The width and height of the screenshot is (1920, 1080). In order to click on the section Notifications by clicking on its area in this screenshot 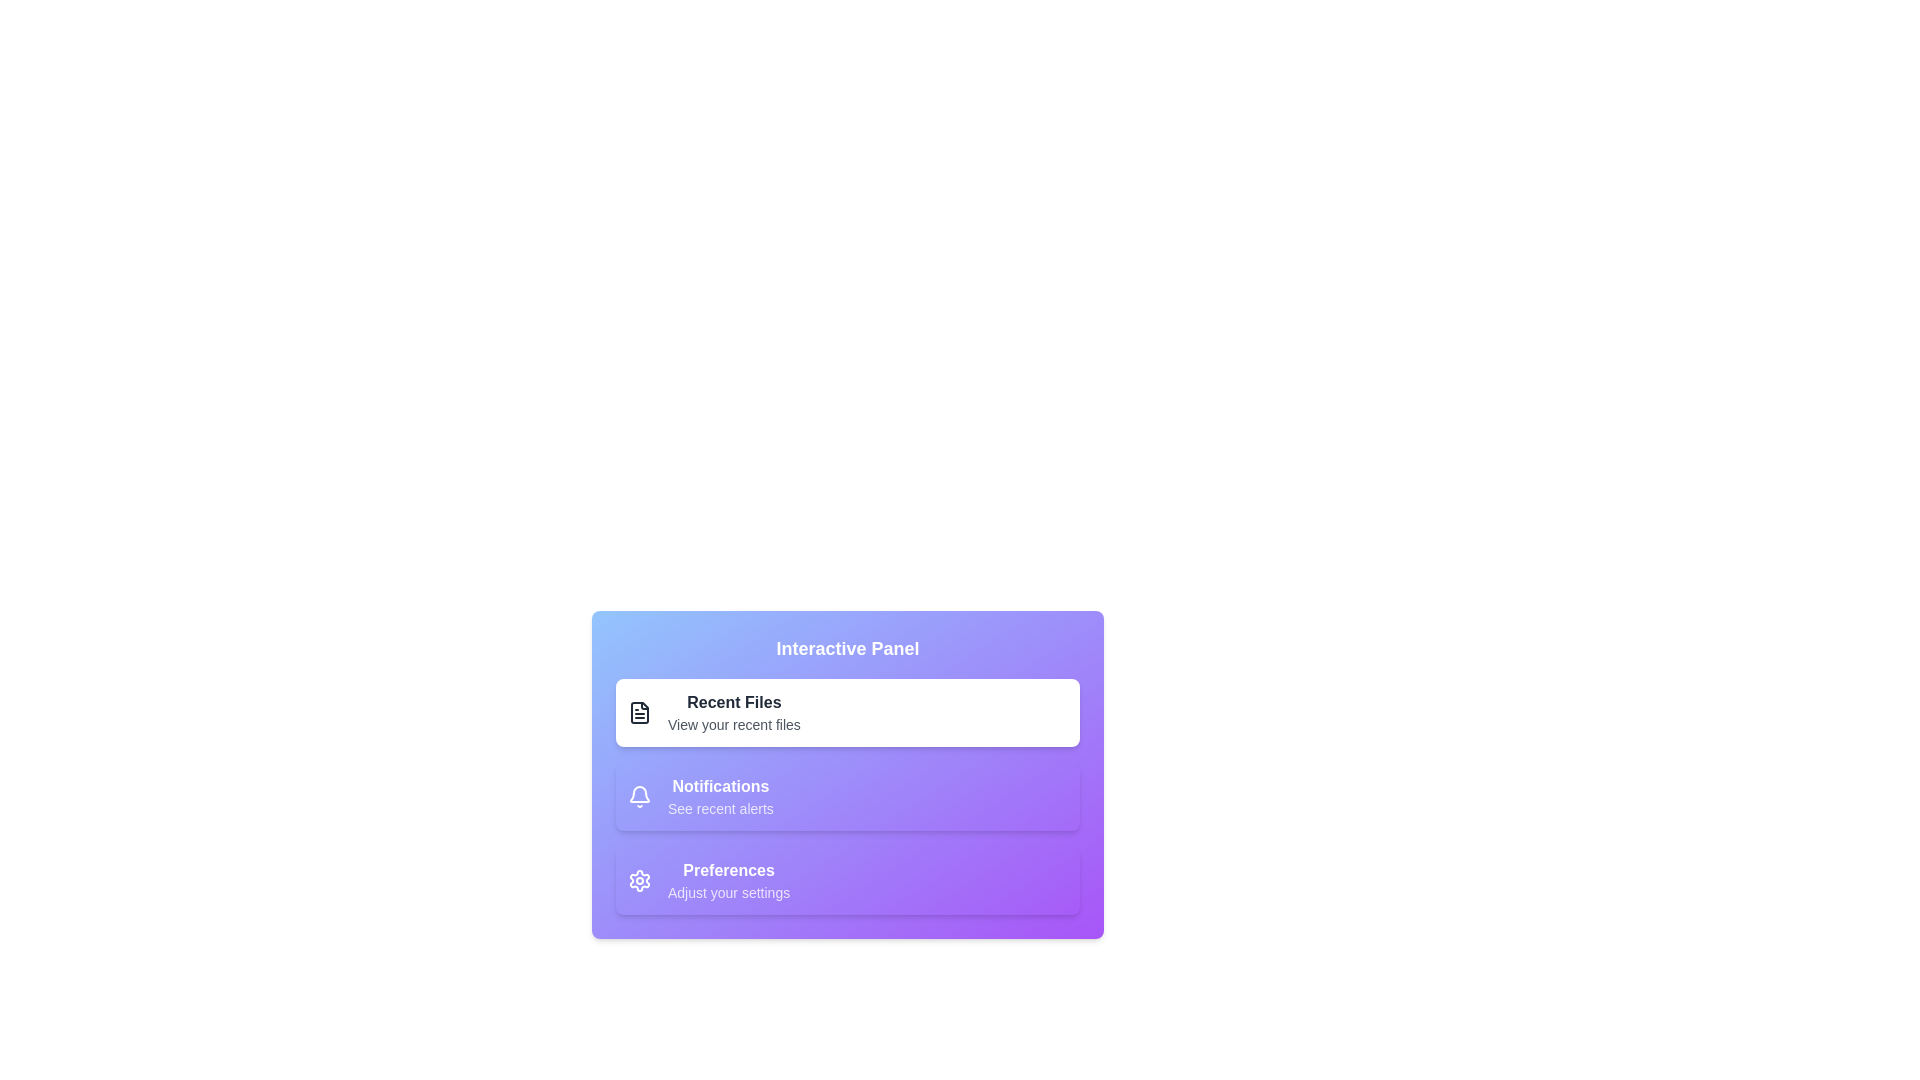, I will do `click(848, 796)`.